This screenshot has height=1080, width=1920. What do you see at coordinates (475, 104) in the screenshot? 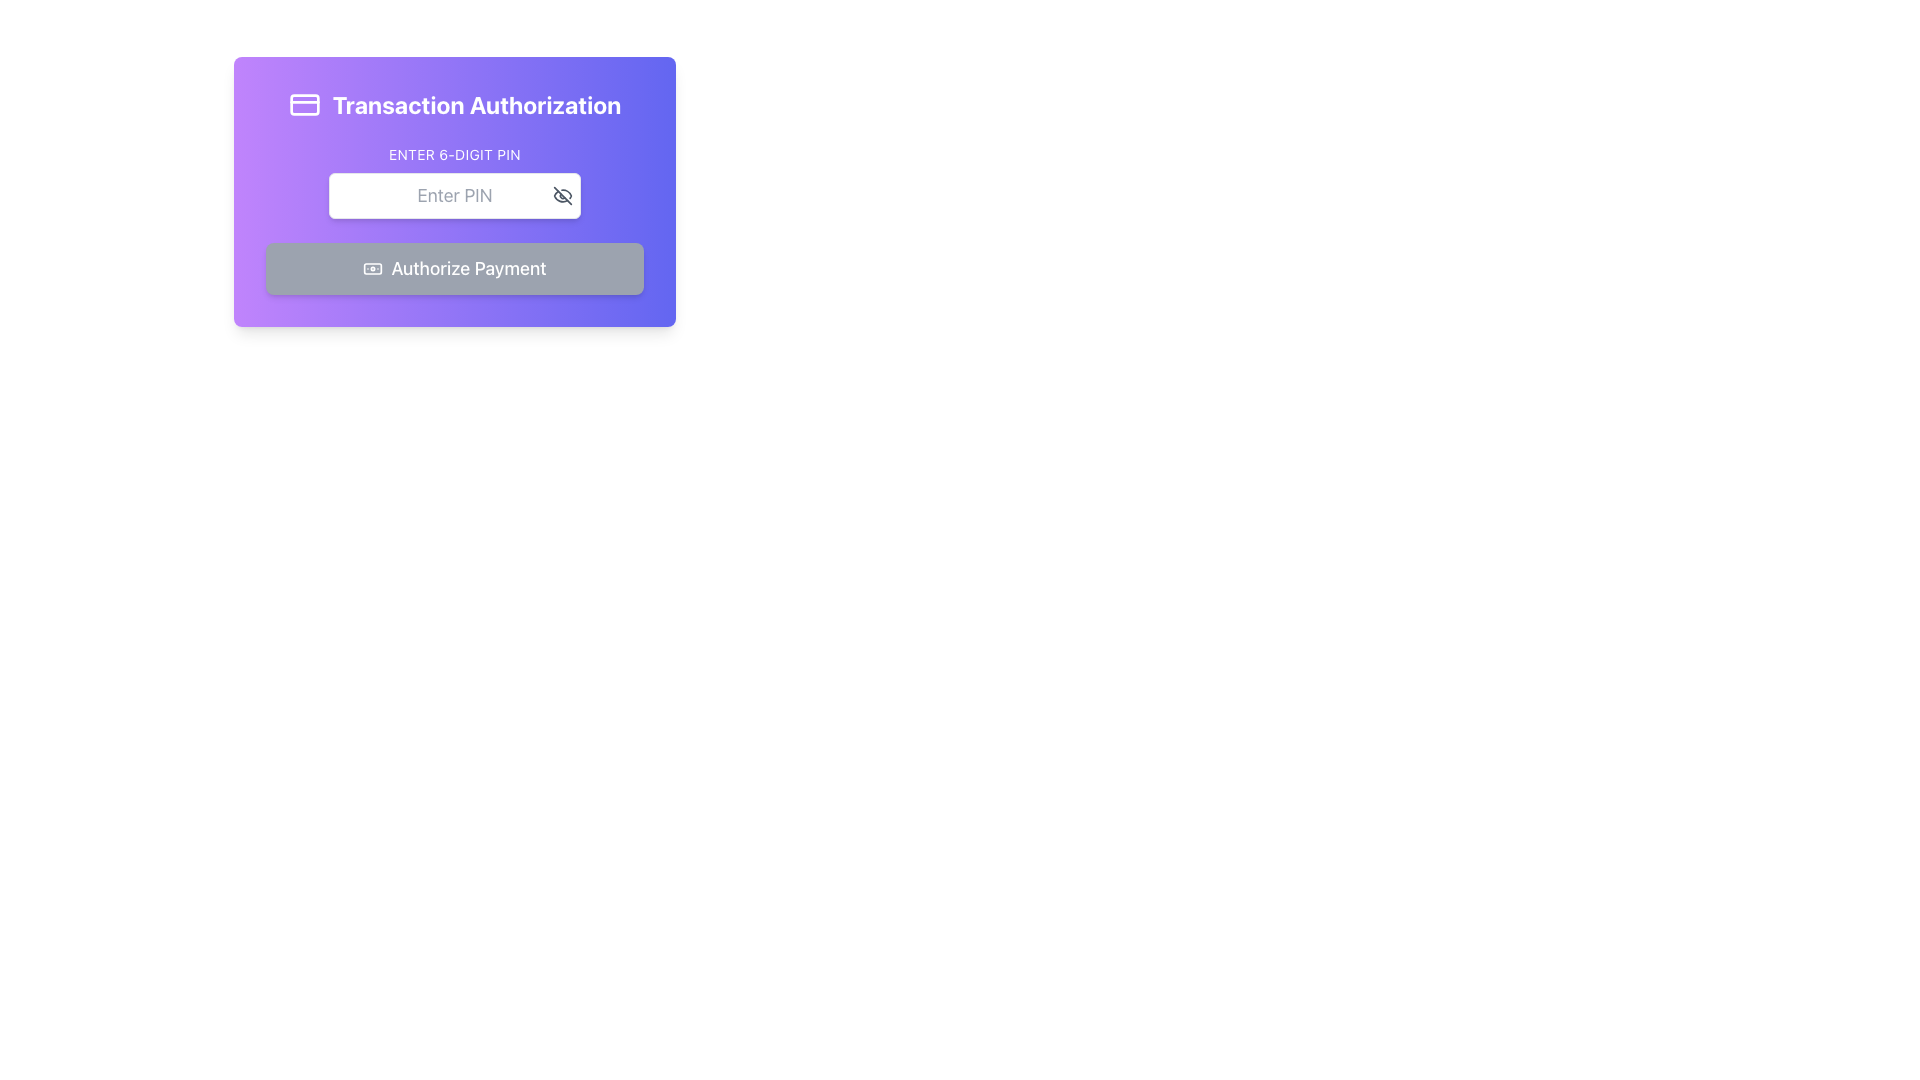
I see `text from the 'Transaction Authorization' label, which is styled in bold white letters and located in the top portion of a card-like layout, adjacent to a credit card icon` at bounding box center [475, 104].